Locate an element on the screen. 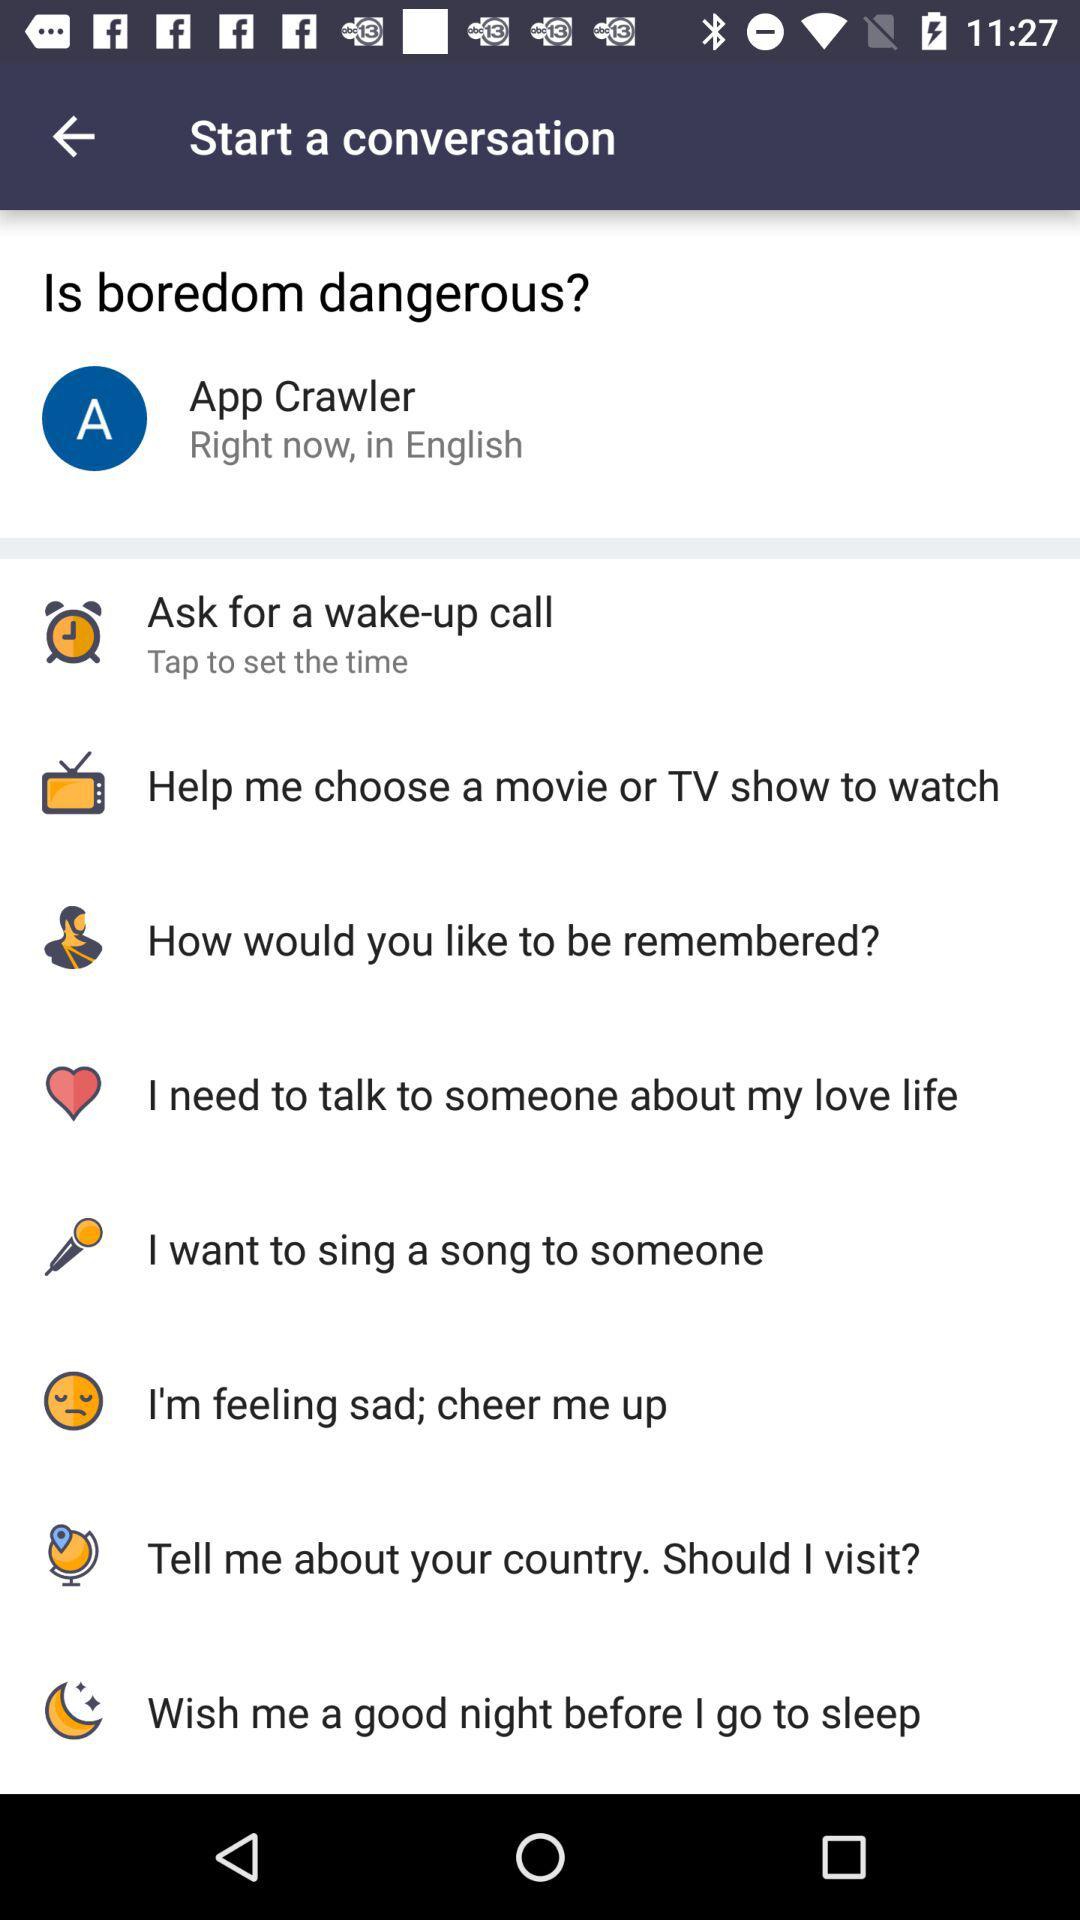 This screenshot has width=1080, height=1920. item to the right of right now, in is located at coordinates (464, 442).